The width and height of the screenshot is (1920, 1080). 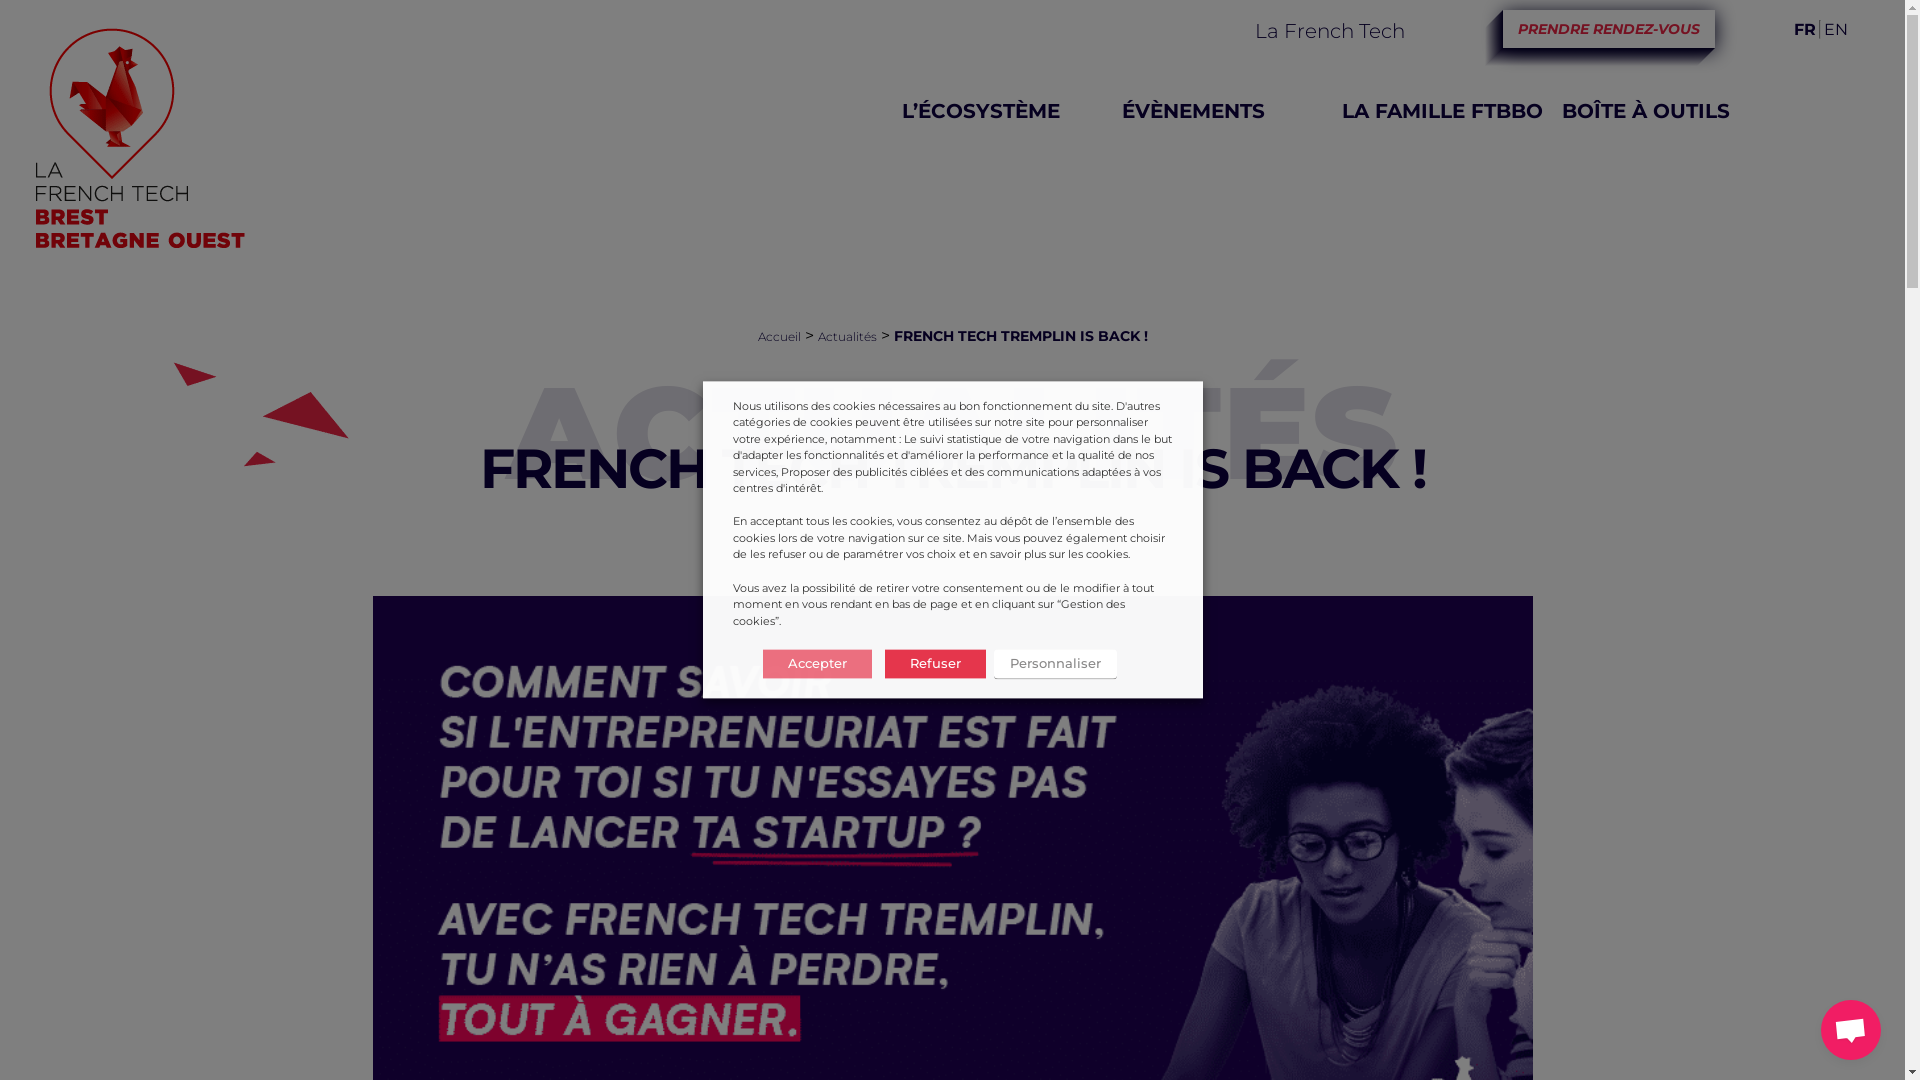 I want to click on 'Refuser', so click(x=933, y=664).